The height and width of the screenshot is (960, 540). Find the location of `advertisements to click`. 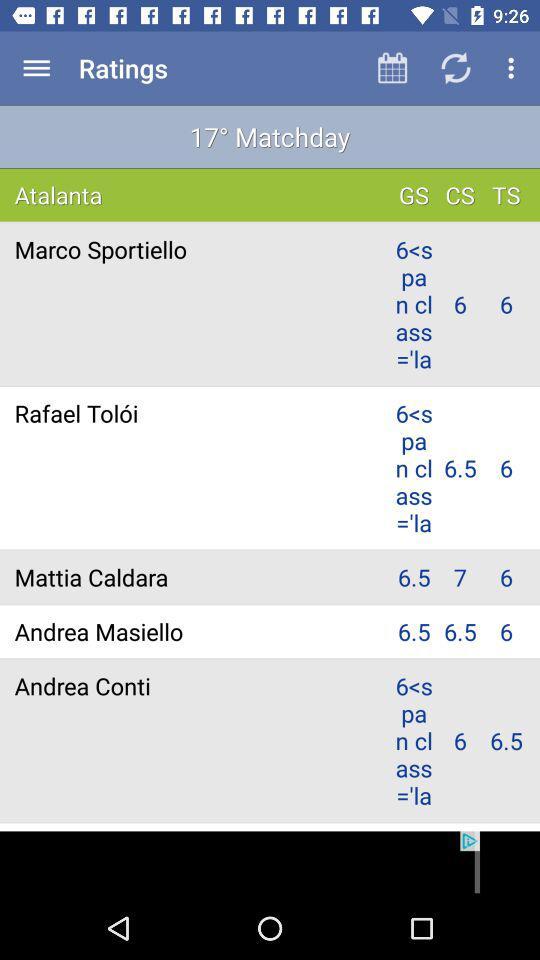

advertisements to click is located at coordinates (270, 863).